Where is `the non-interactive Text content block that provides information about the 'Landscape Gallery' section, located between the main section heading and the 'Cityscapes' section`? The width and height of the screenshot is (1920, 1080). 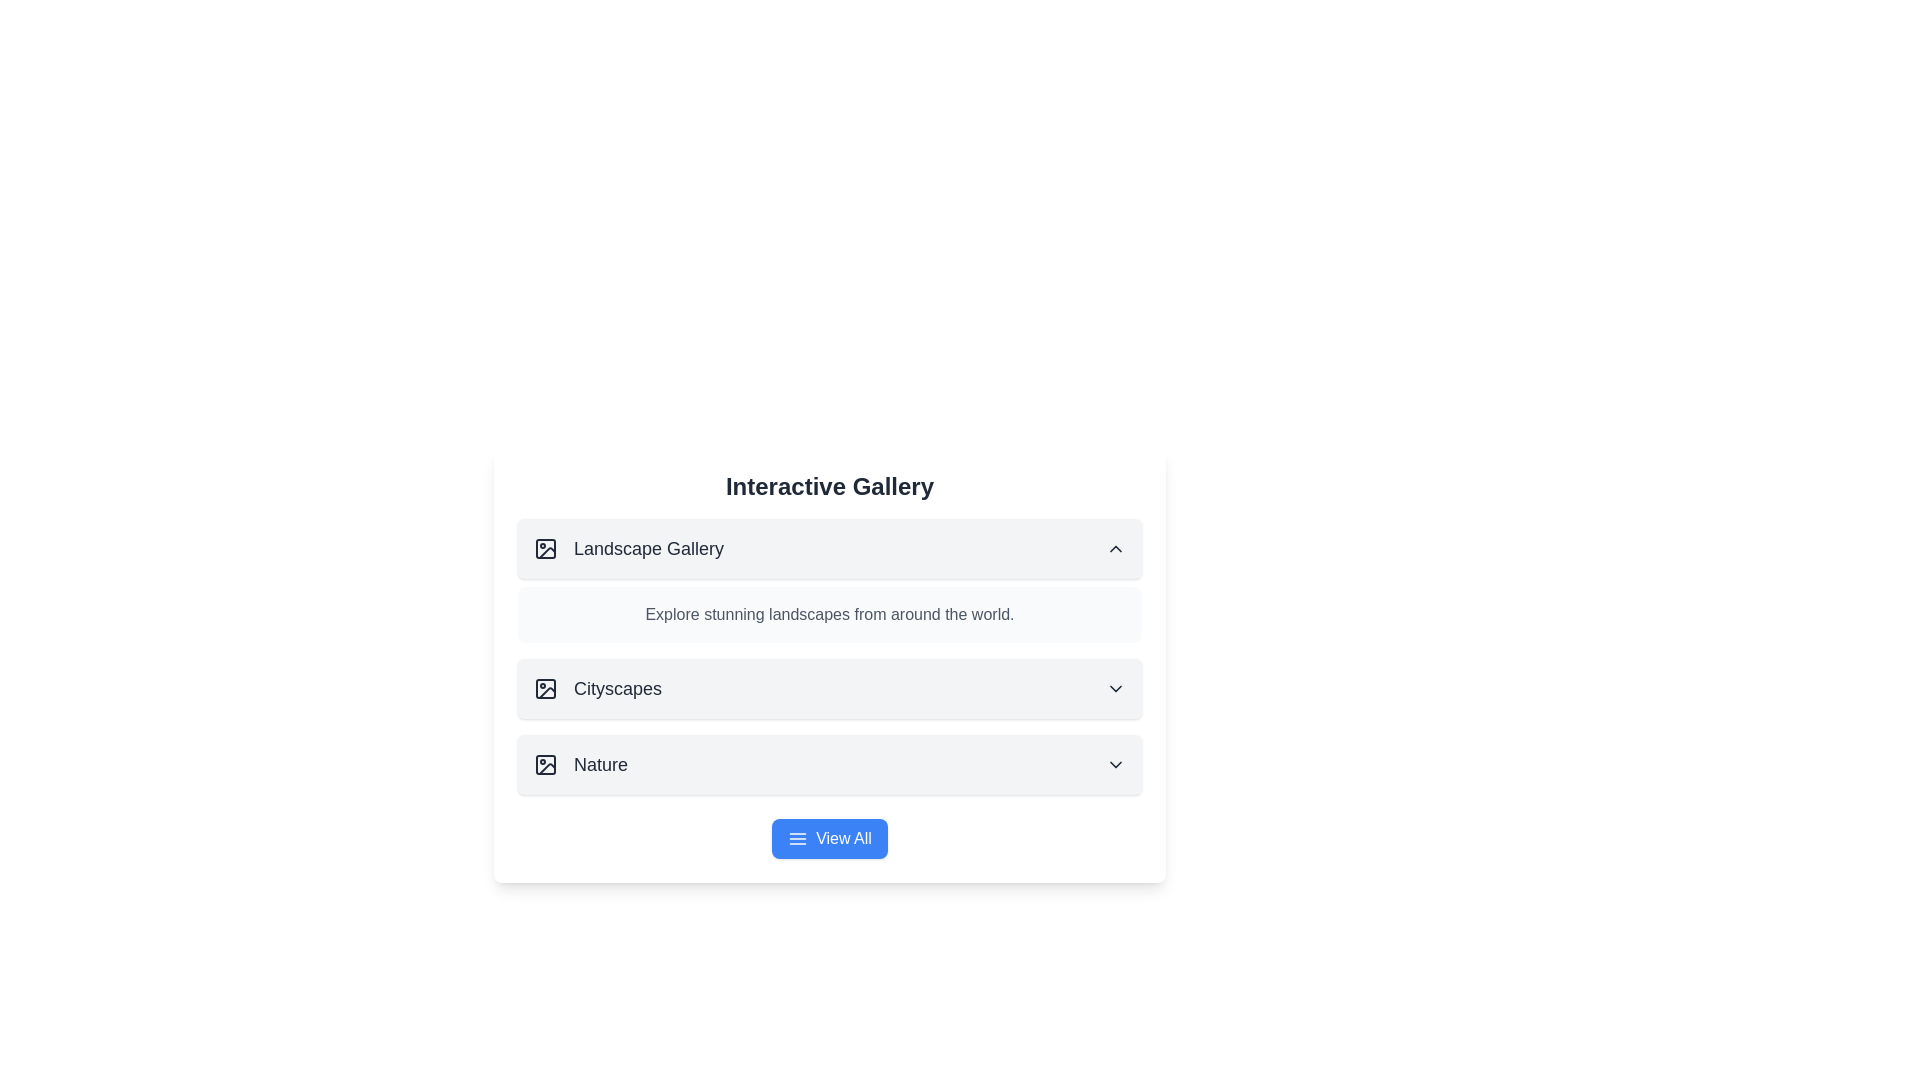 the non-interactive Text content block that provides information about the 'Landscape Gallery' section, located between the main section heading and the 'Cityscapes' section is located at coordinates (830, 613).